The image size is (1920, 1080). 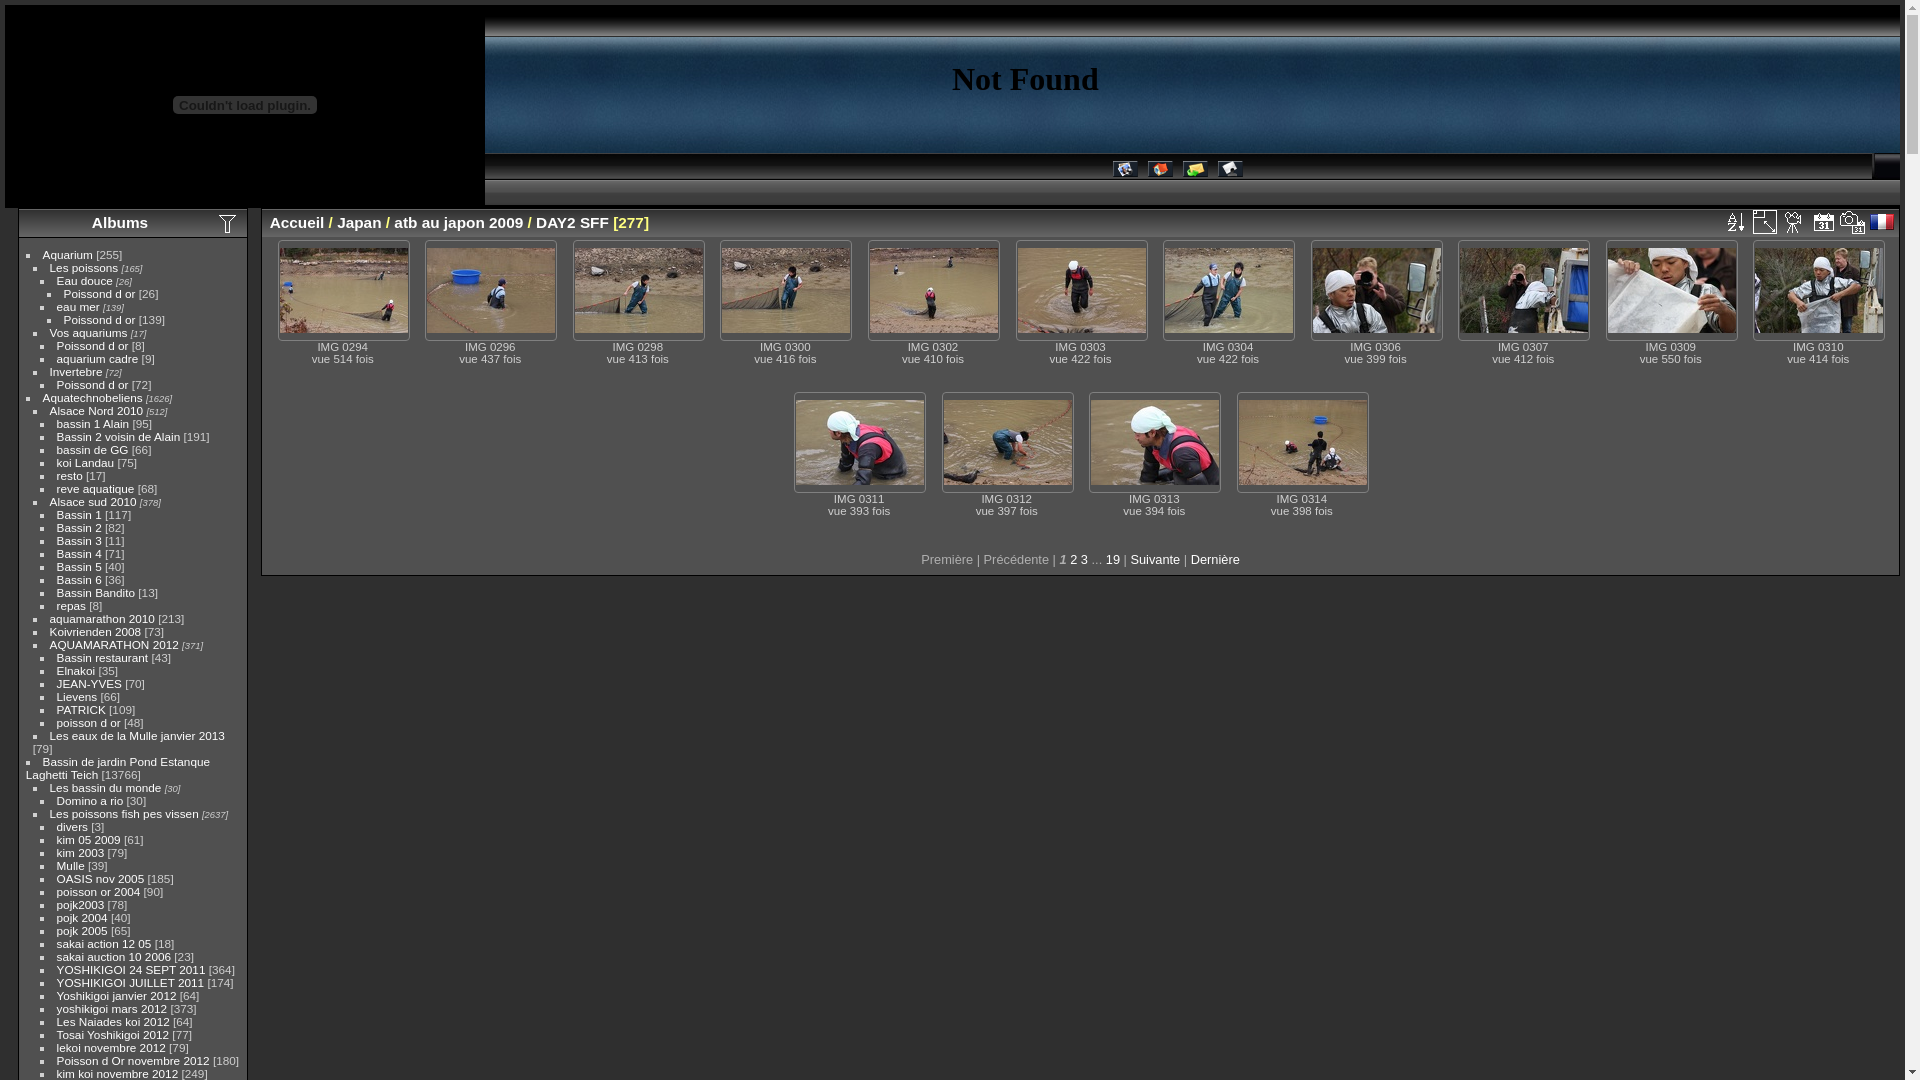 What do you see at coordinates (57, 839) in the screenshot?
I see `'kim 05 2009'` at bounding box center [57, 839].